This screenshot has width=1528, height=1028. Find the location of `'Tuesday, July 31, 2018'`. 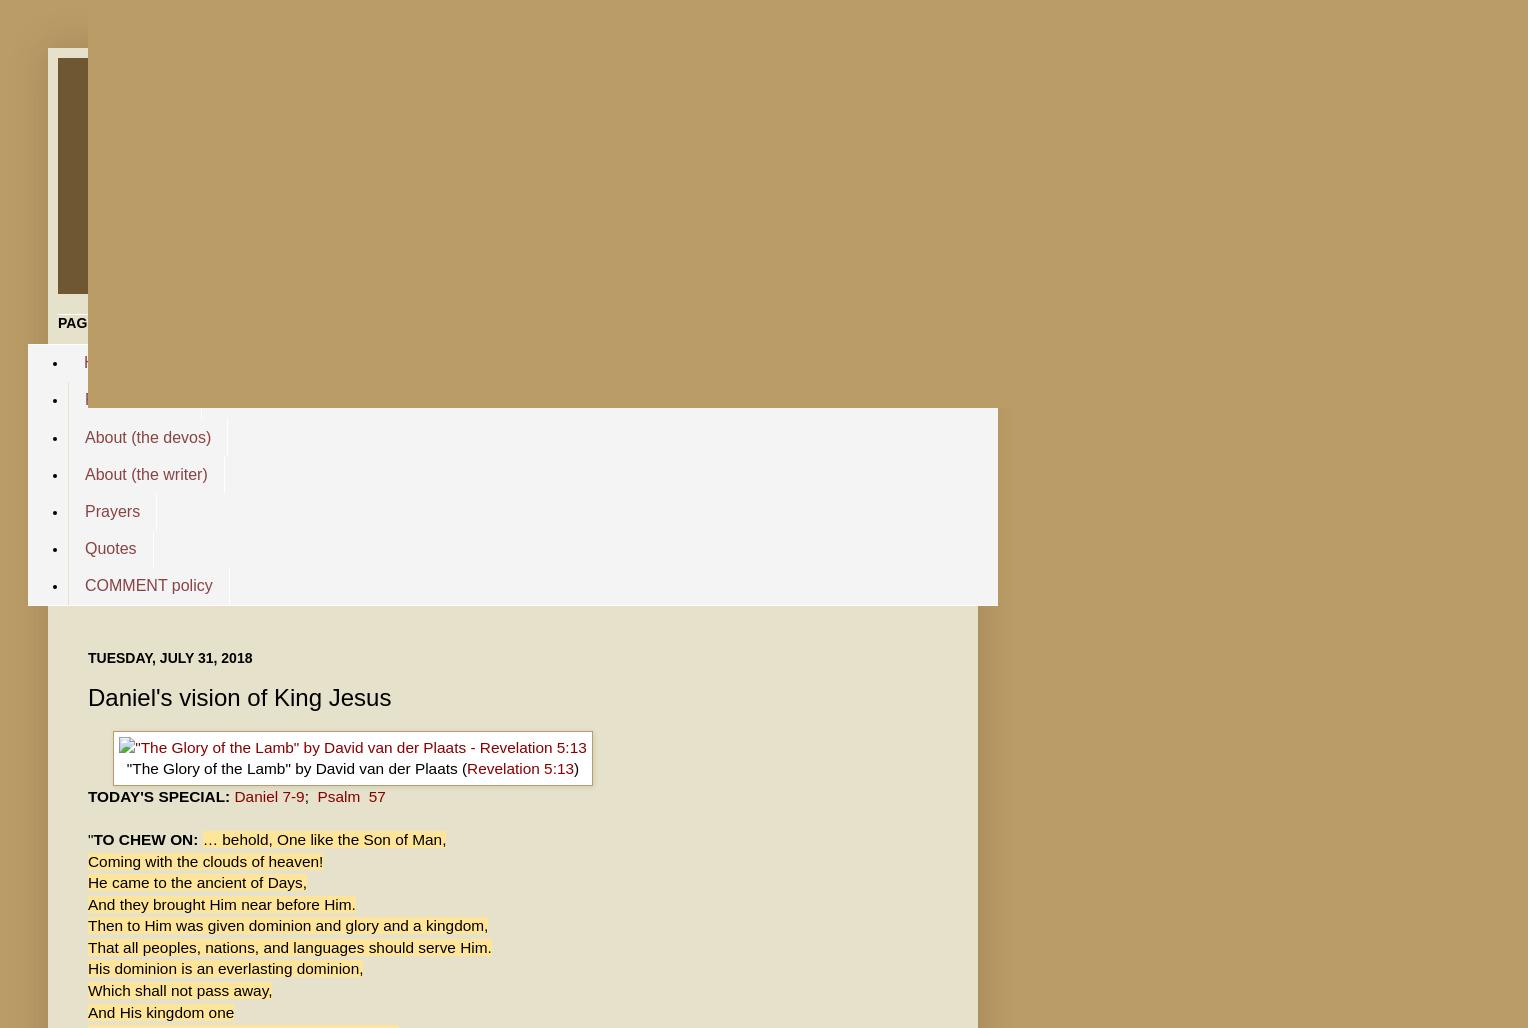

'Tuesday, July 31, 2018' is located at coordinates (170, 656).